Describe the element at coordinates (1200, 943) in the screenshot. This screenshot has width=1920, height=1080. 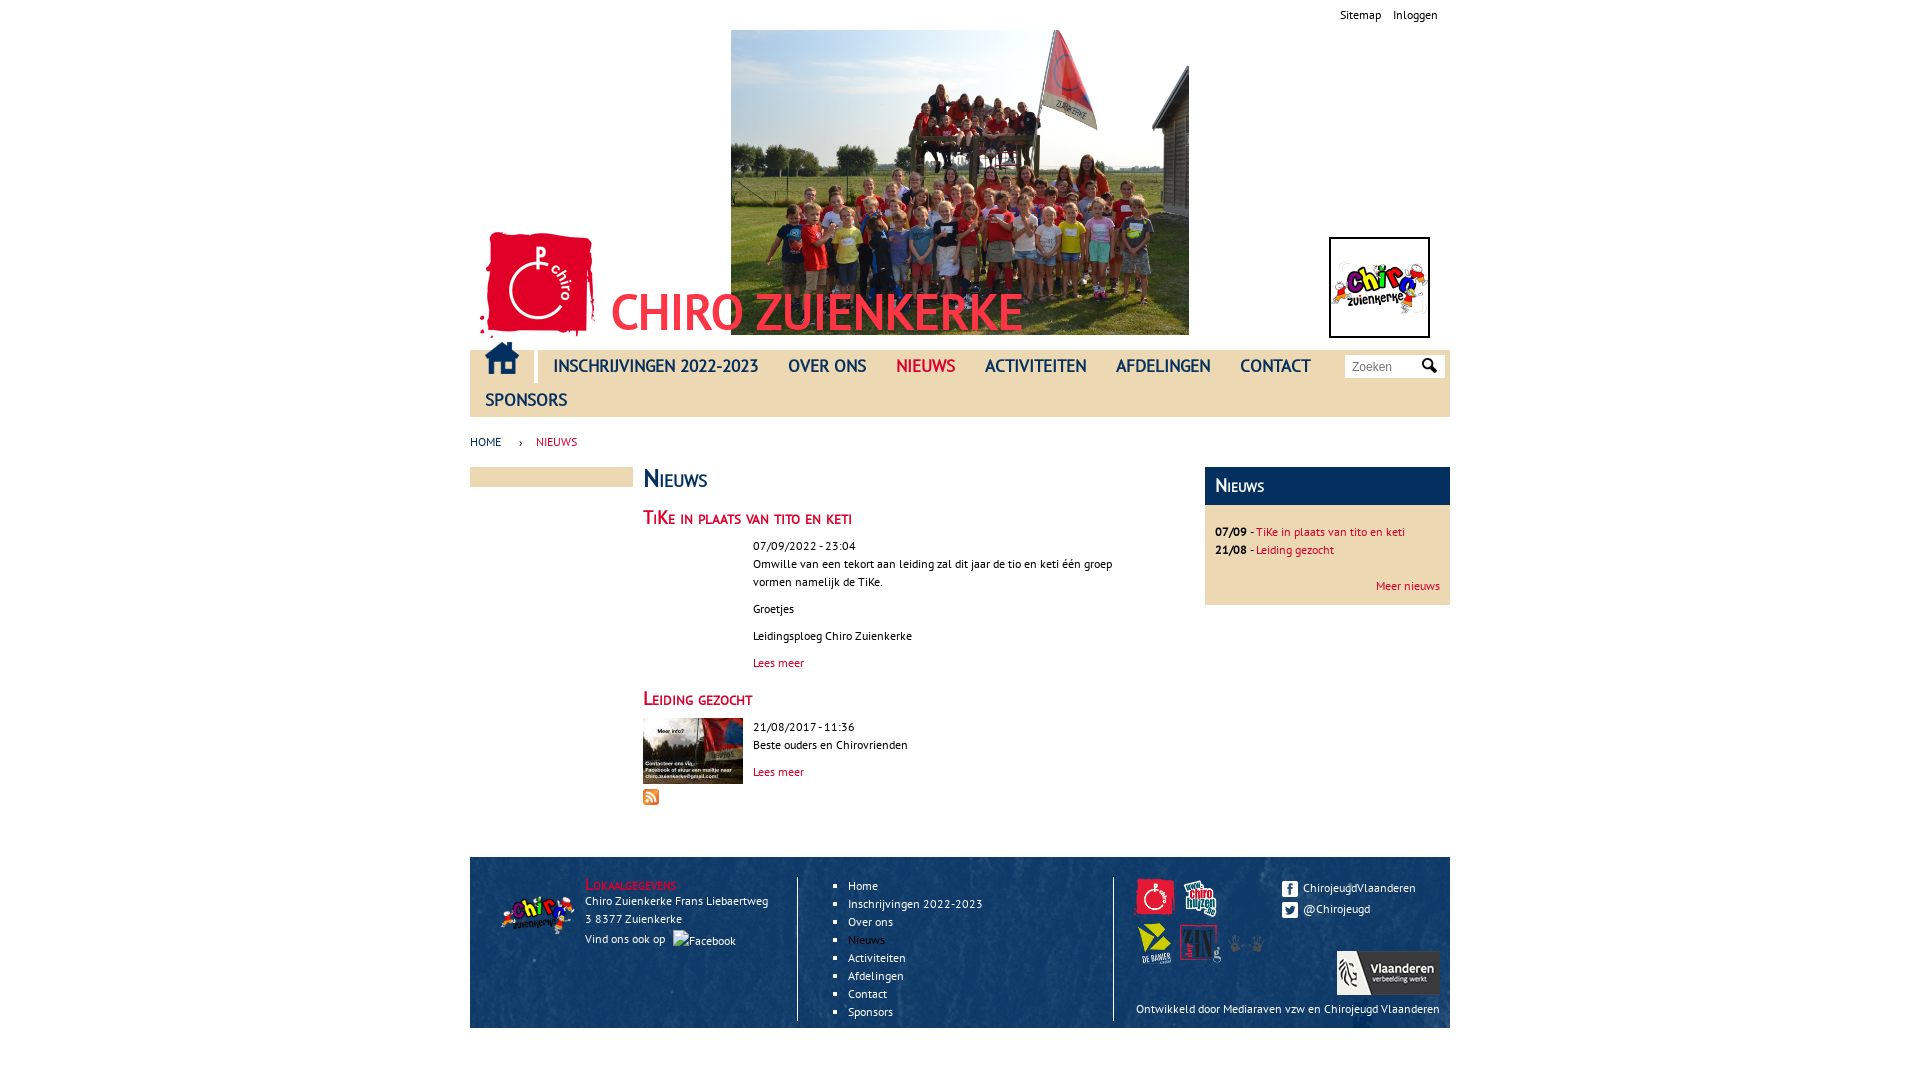
I see `'Zindering'` at that location.